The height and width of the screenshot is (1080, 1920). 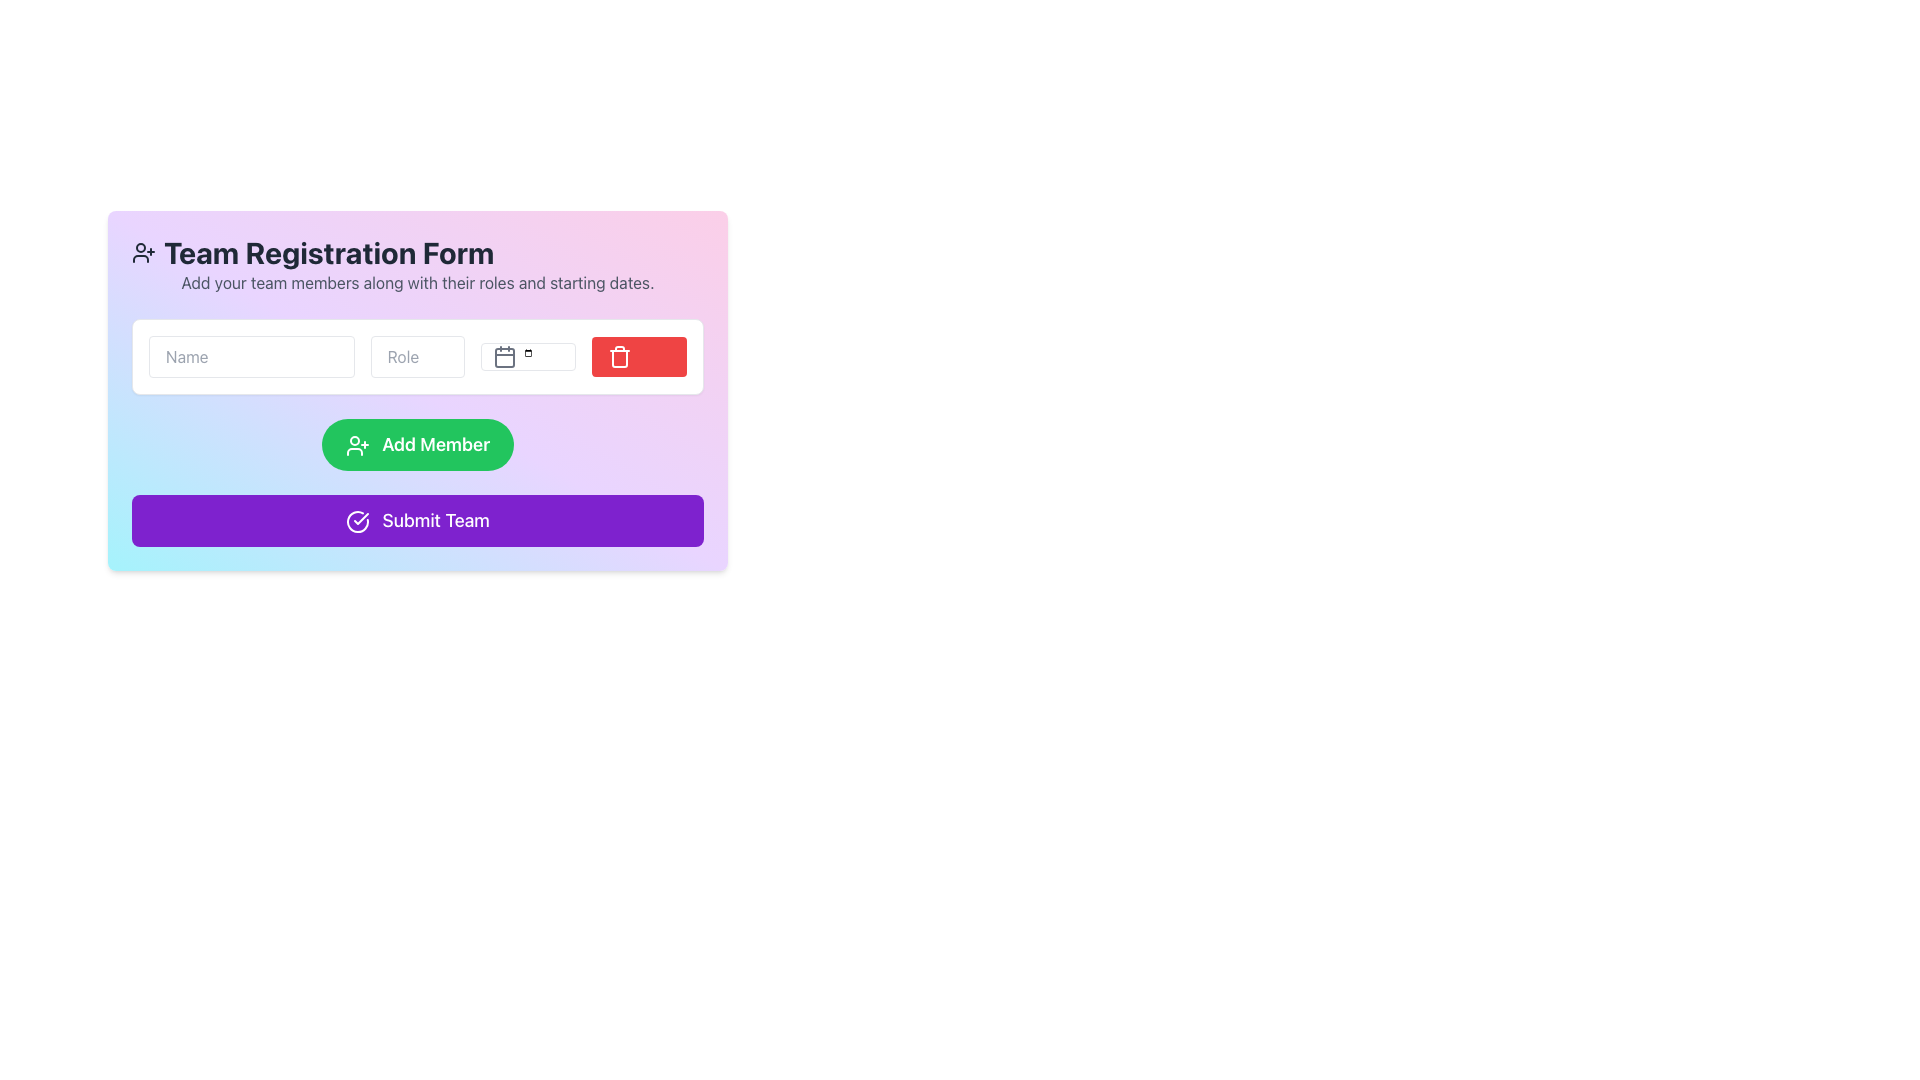 I want to click on the Delete icon, which is a red button with a white trash bin design located on the right side of a form element, so click(x=619, y=356).